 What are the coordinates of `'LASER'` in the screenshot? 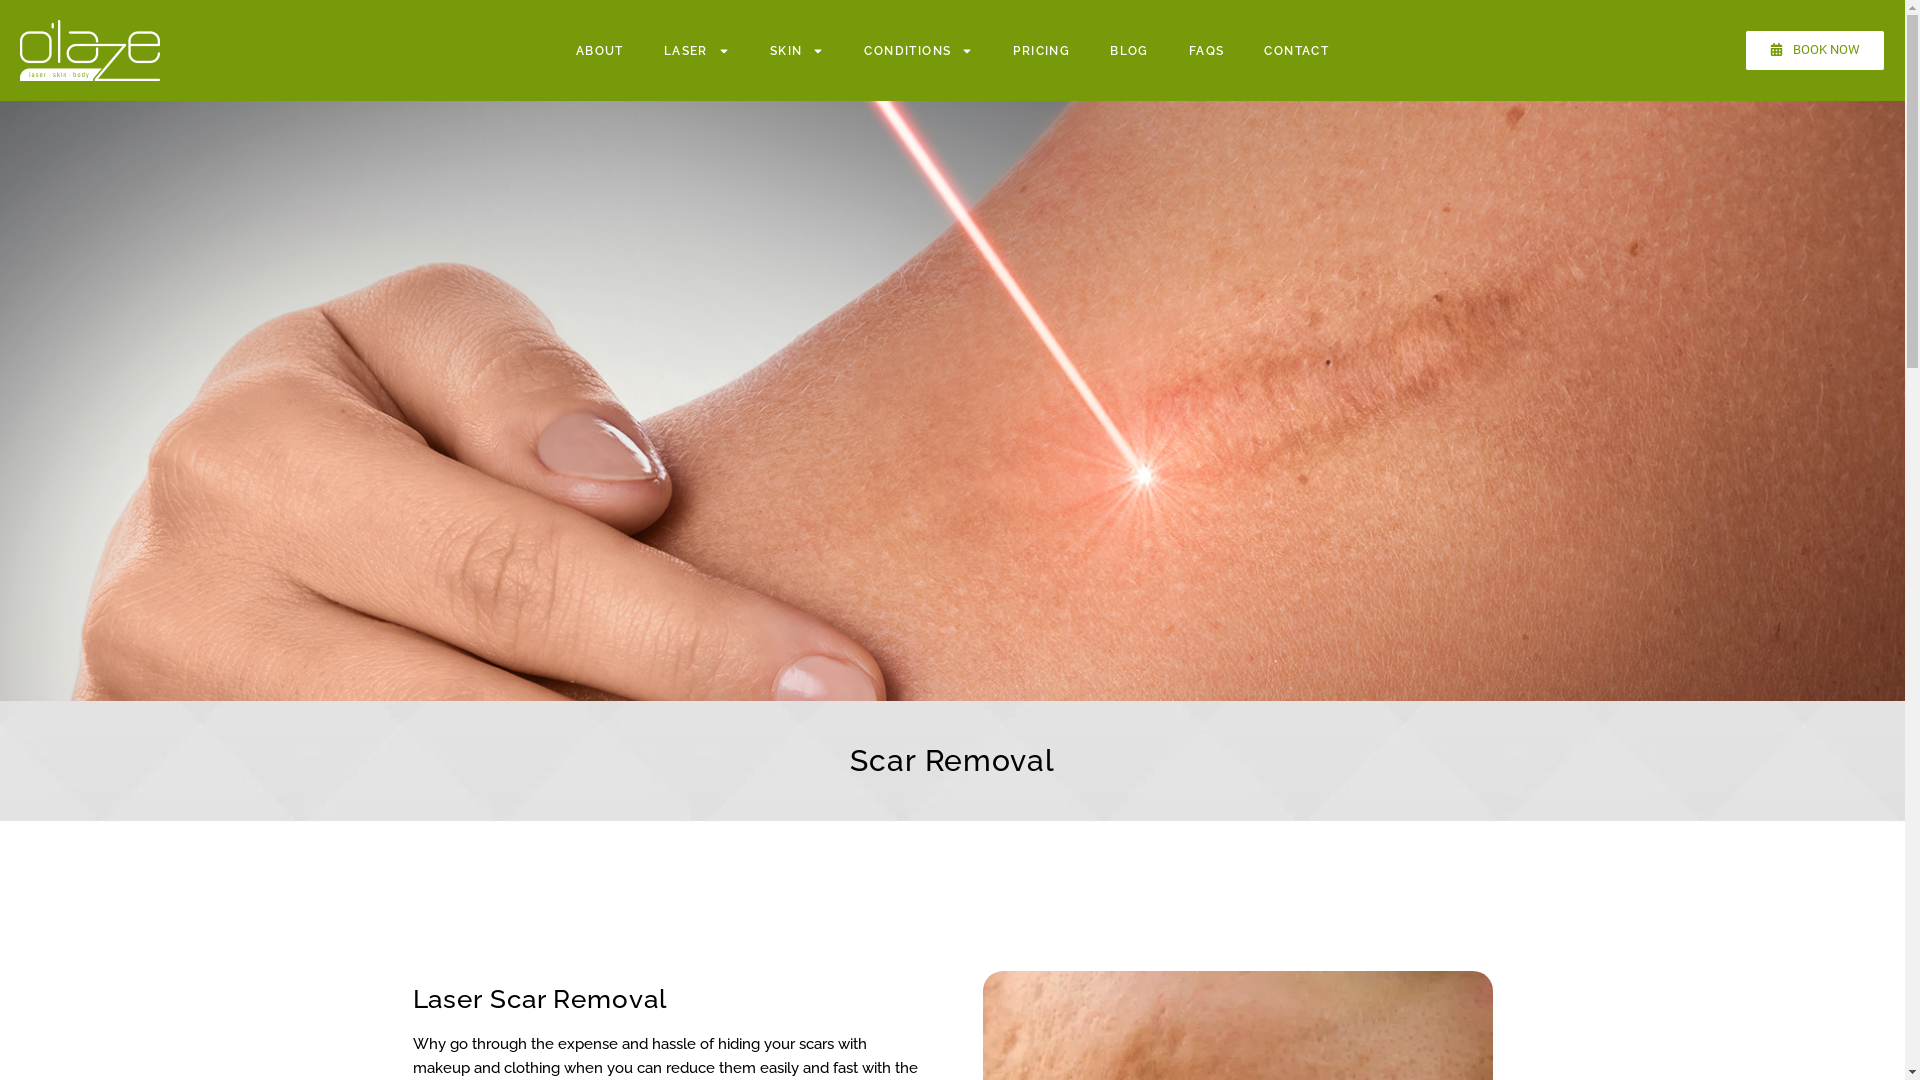 It's located at (696, 49).